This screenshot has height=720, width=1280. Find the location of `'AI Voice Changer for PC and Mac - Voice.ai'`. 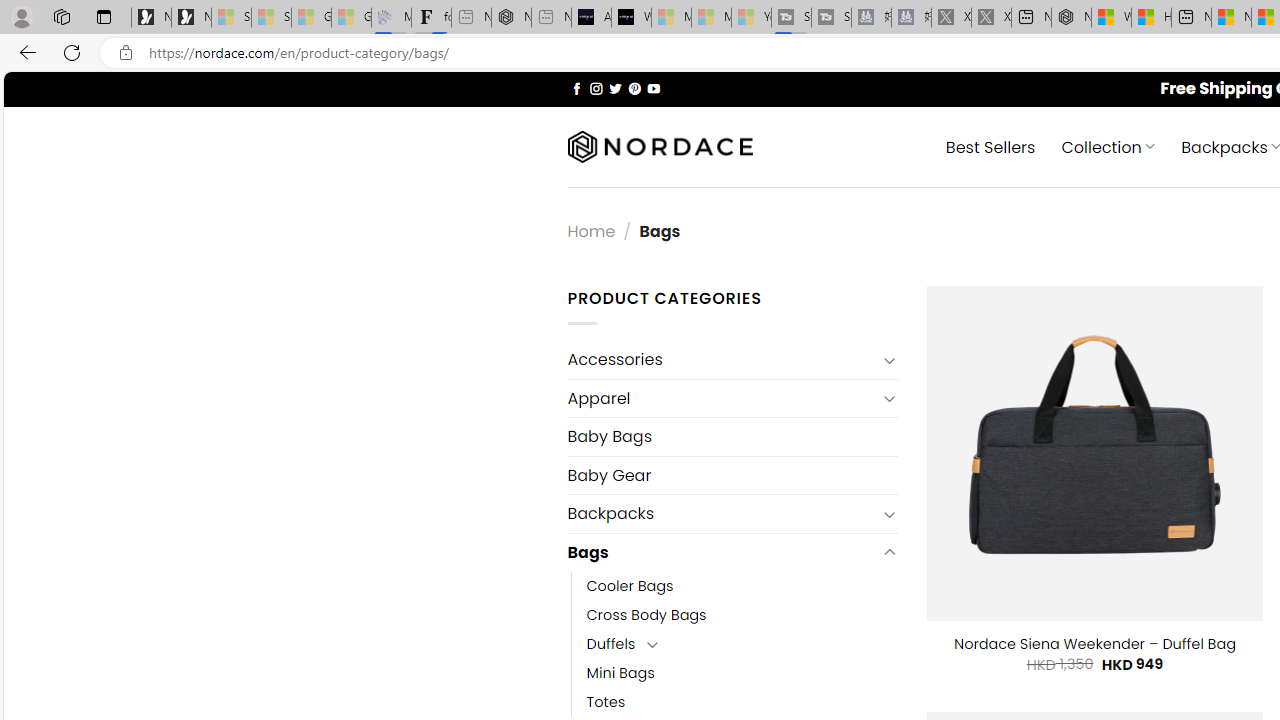

'AI Voice Changer for PC and Mac - Voice.ai' is located at coordinates (590, 17).